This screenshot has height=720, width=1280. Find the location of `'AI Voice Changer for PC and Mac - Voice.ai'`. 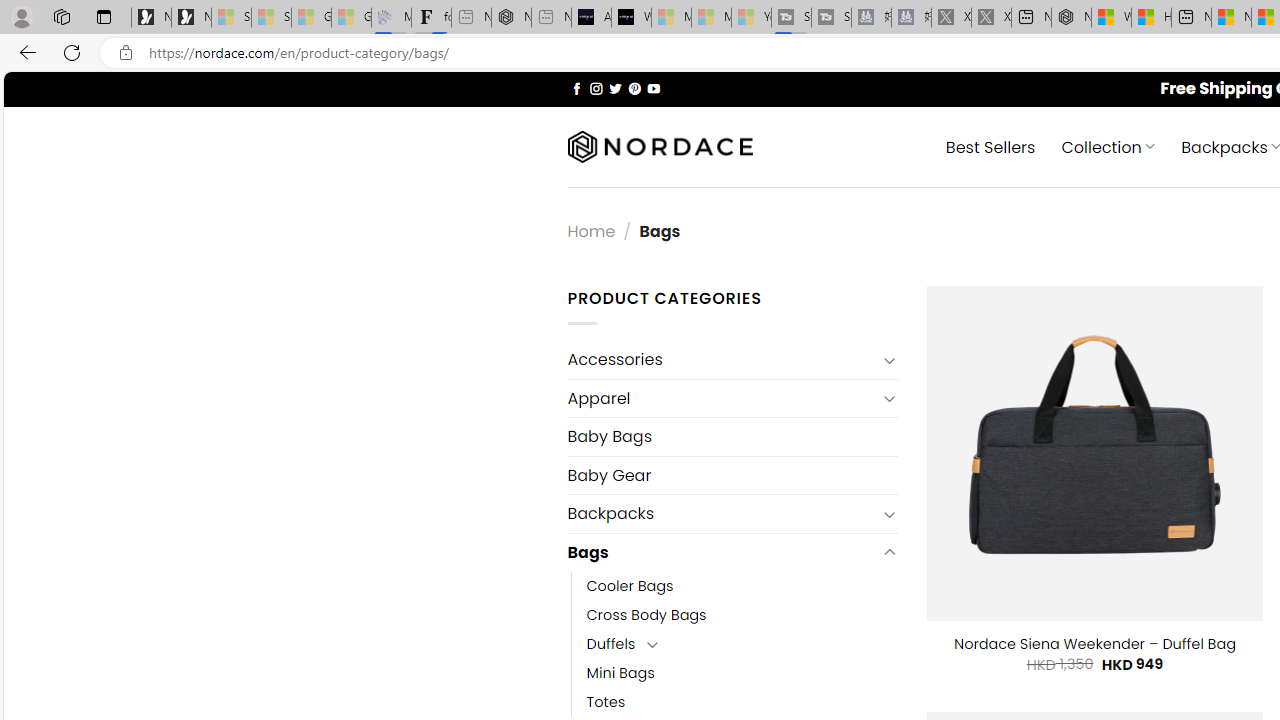

'AI Voice Changer for PC and Mac - Voice.ai' is located at coordinates (590, 17).